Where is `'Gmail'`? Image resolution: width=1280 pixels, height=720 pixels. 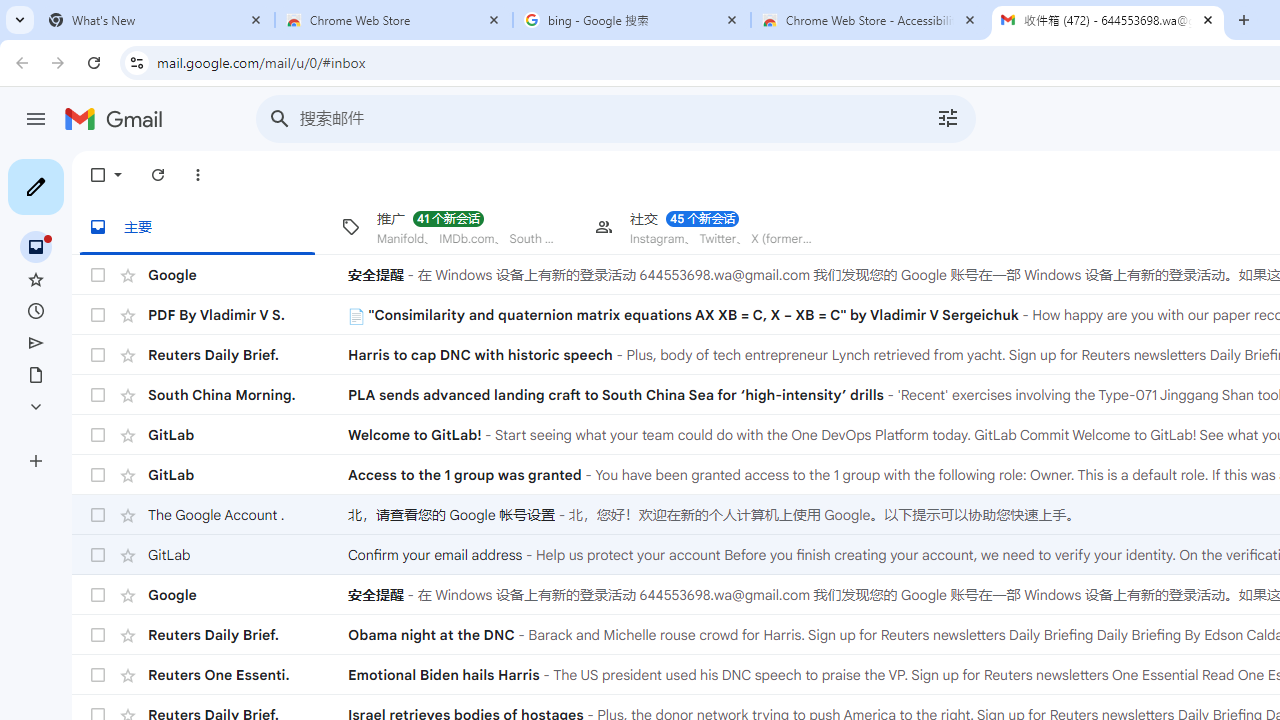
'Gmail' is located at coordinates (117, 121).